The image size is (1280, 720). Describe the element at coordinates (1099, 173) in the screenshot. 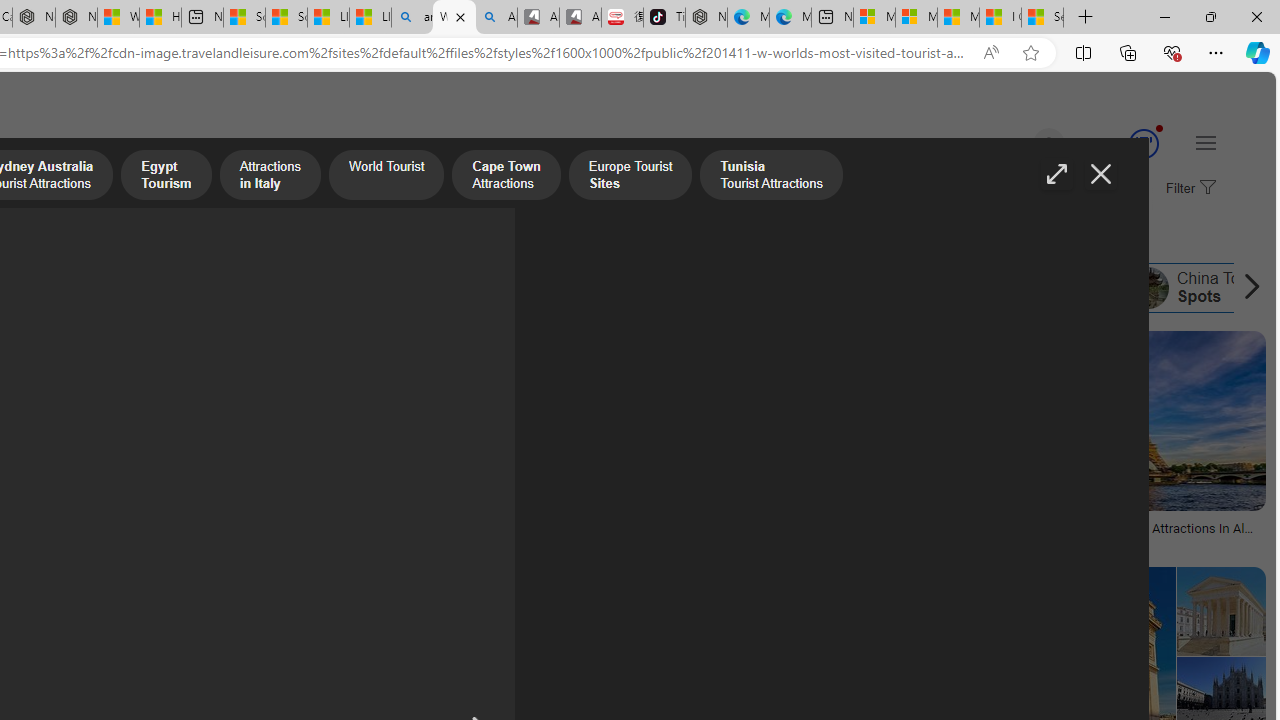

I see `'Close image'` at that location.